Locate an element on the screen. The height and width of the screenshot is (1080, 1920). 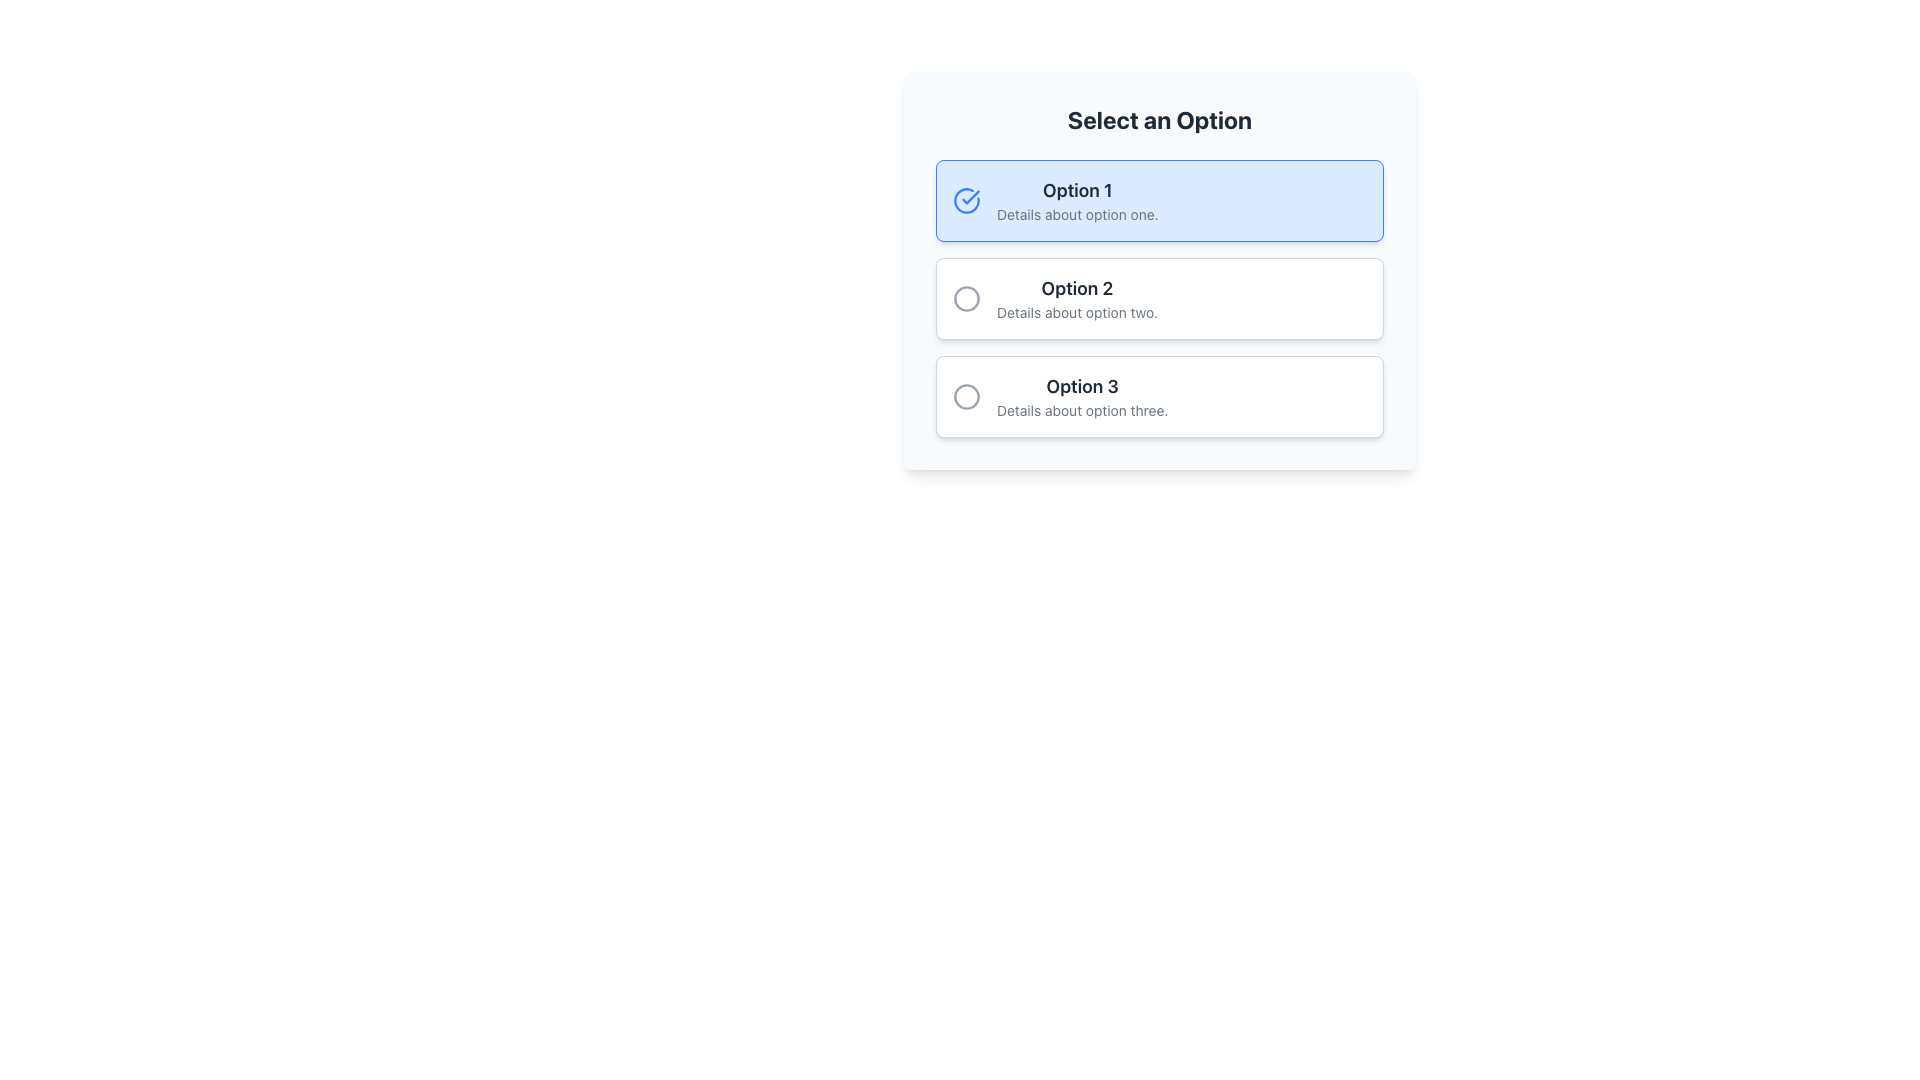
the radio button for 'Option 3' is located at coordinates (966, 397).